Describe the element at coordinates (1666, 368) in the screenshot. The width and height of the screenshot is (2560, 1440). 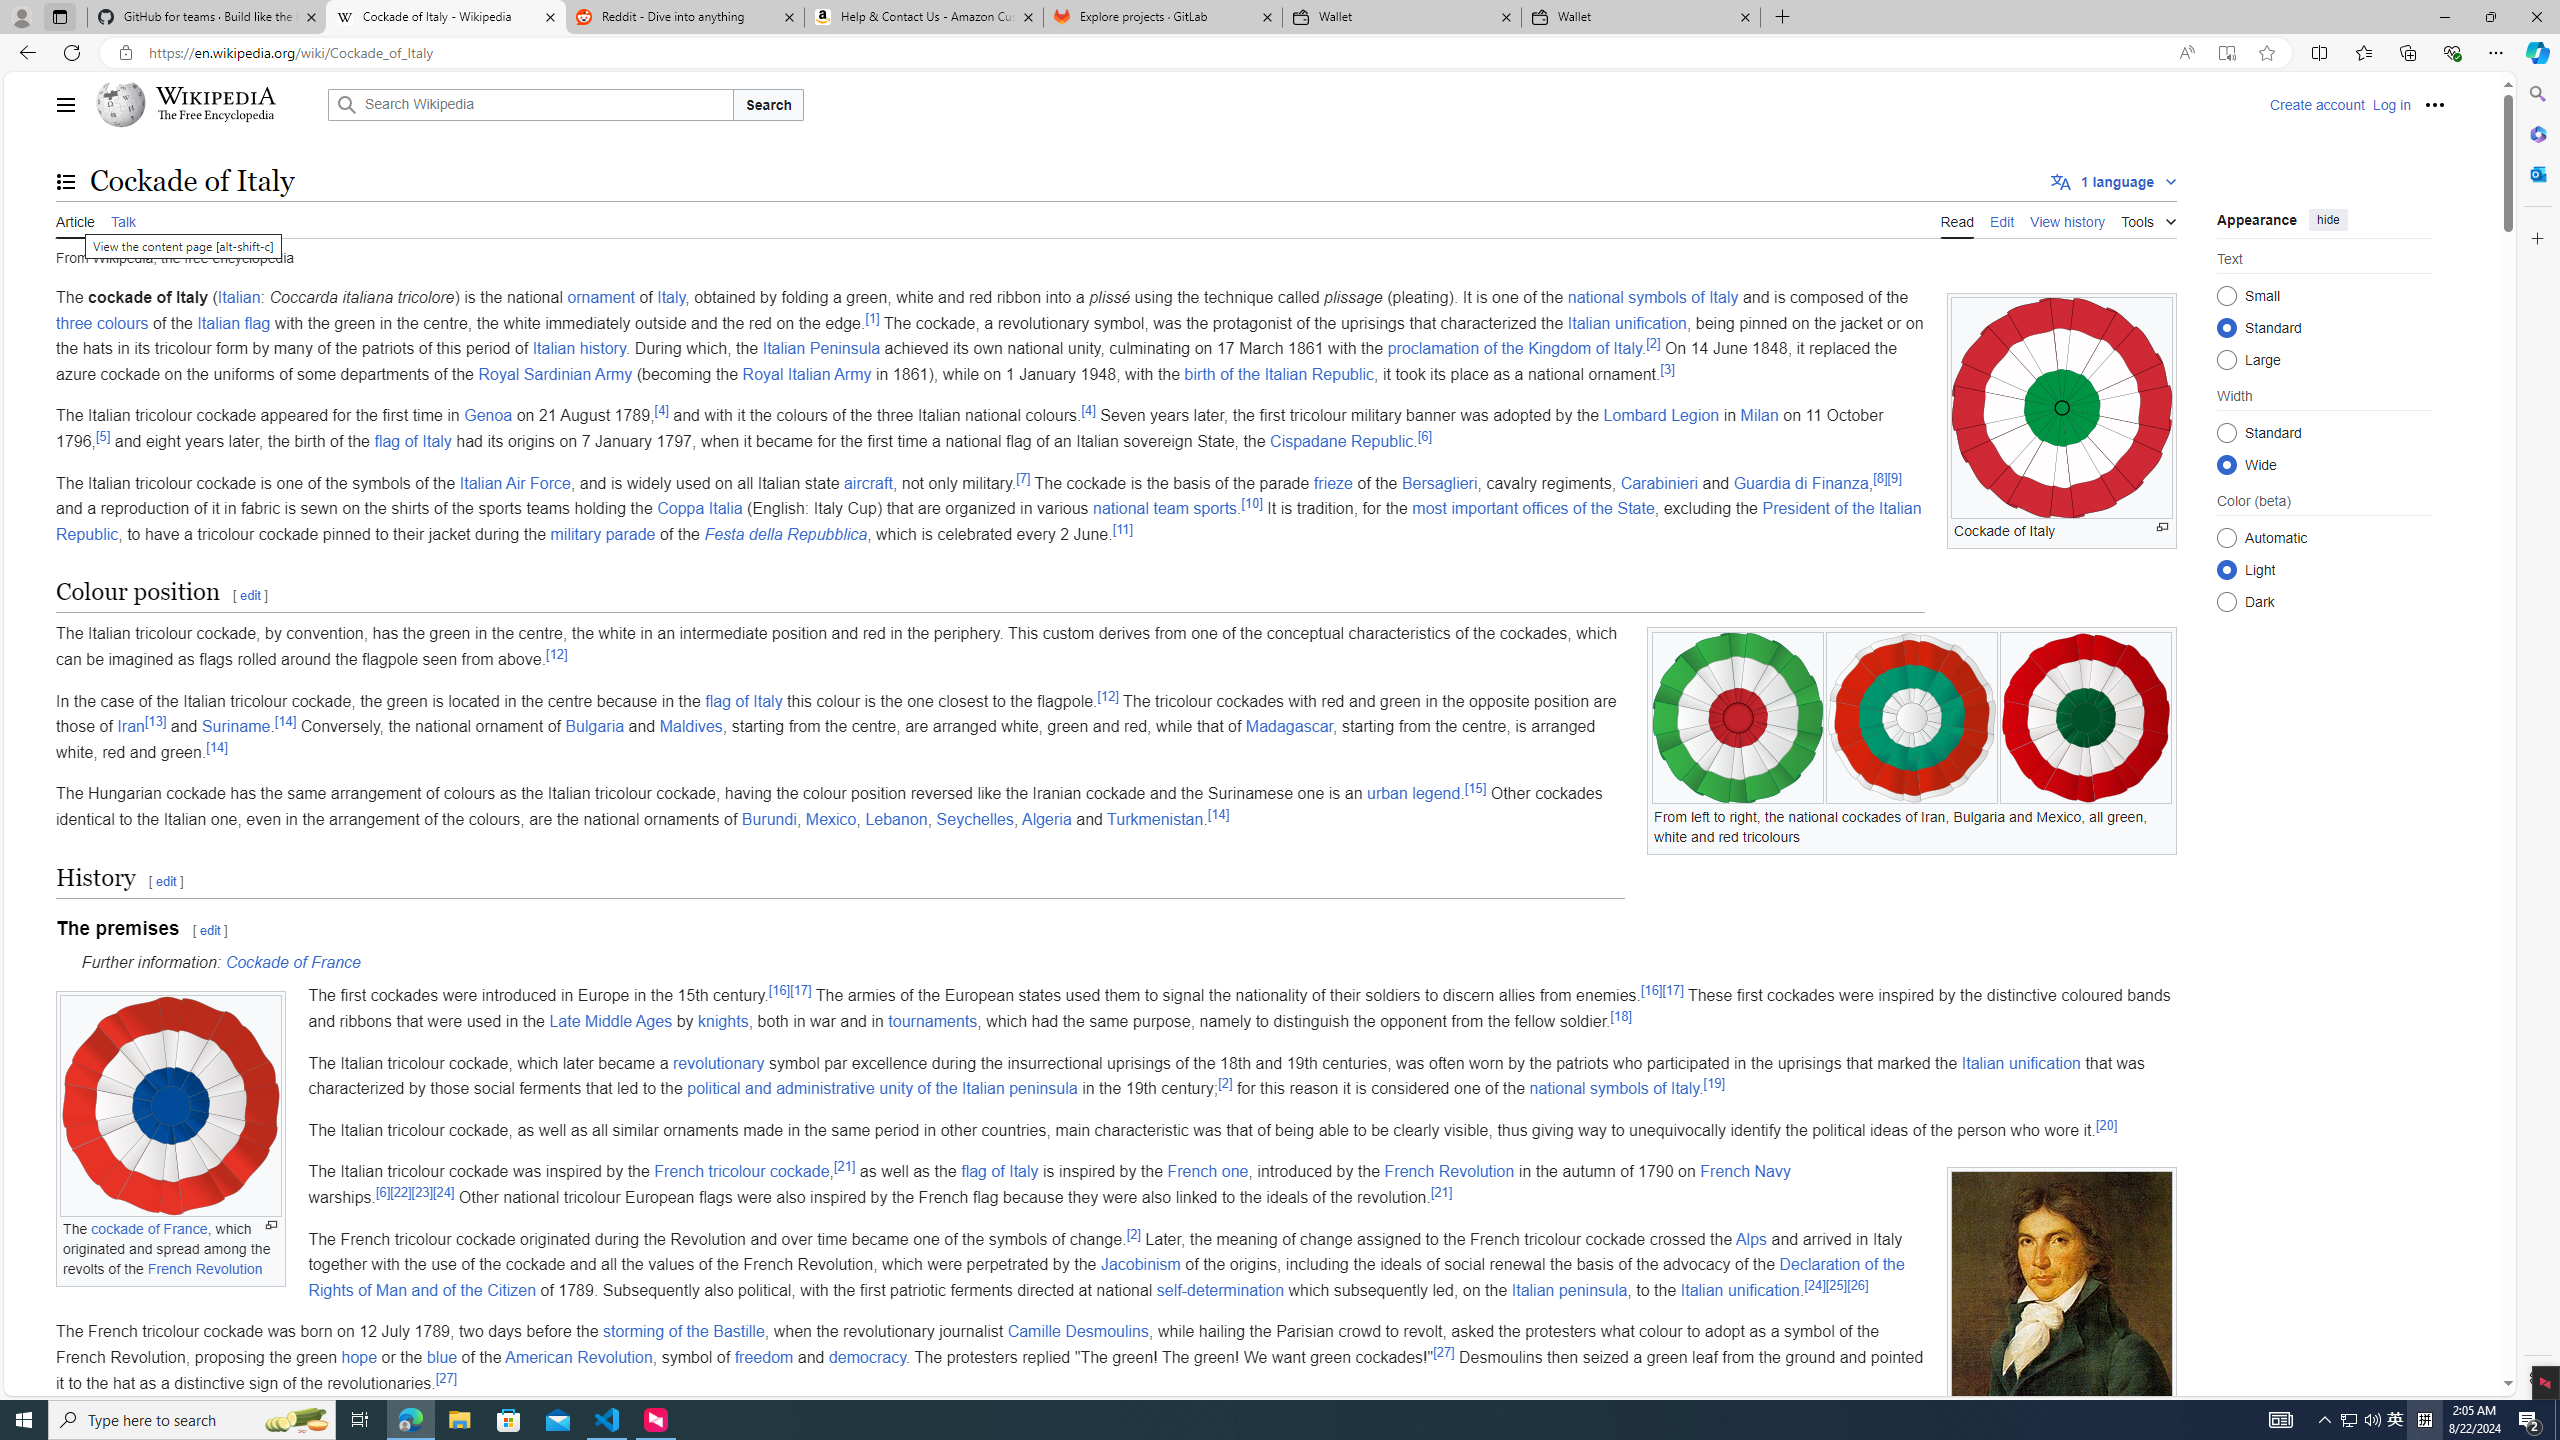
I see `'[3]'` at that location.